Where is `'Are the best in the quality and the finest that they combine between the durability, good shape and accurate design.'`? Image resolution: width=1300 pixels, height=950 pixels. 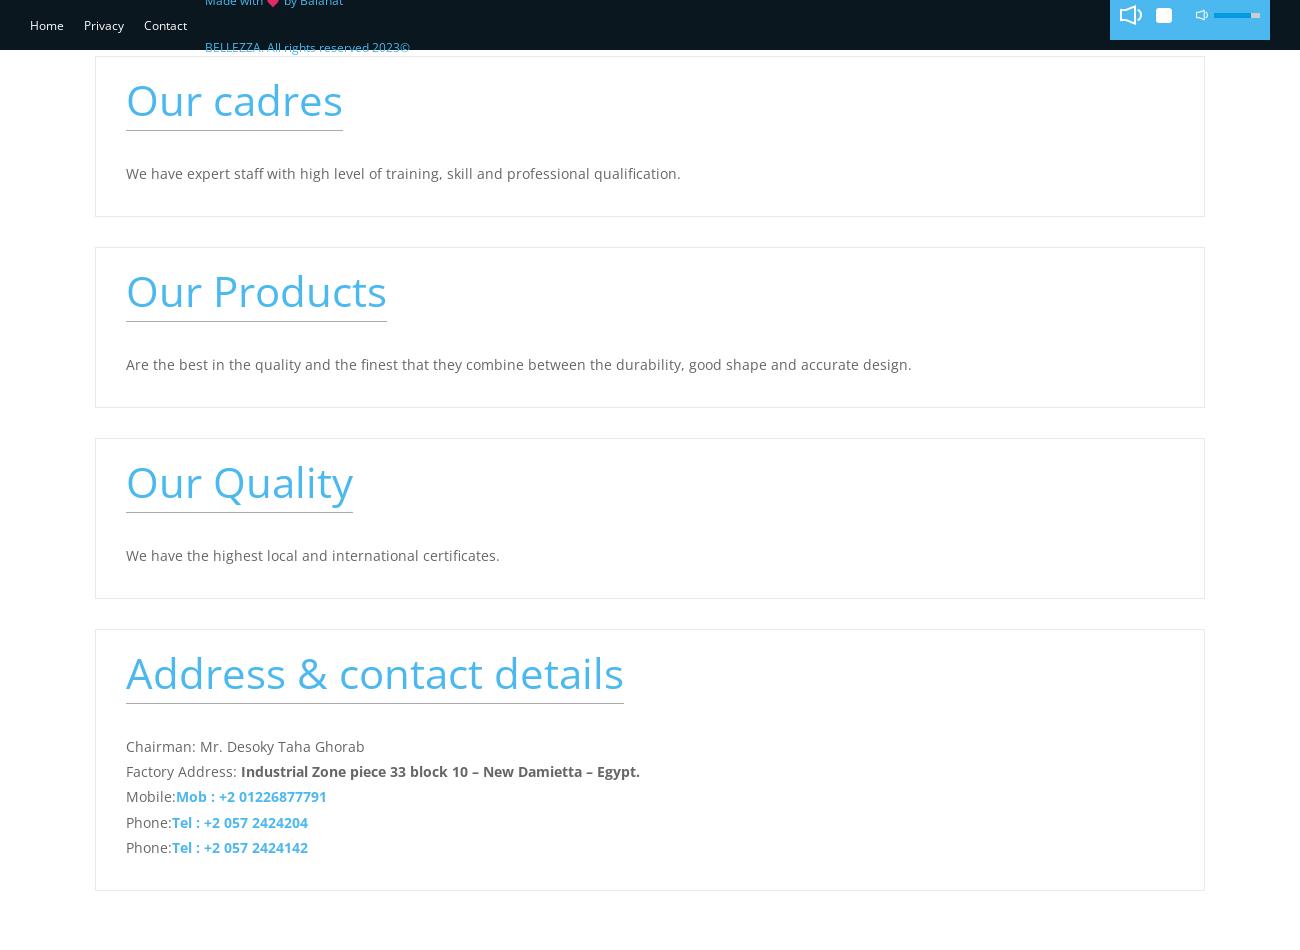 'Are the best in the quality and the finest that they combine between the durability, good shape and accurate design.' is located at coordinates (518, 362).